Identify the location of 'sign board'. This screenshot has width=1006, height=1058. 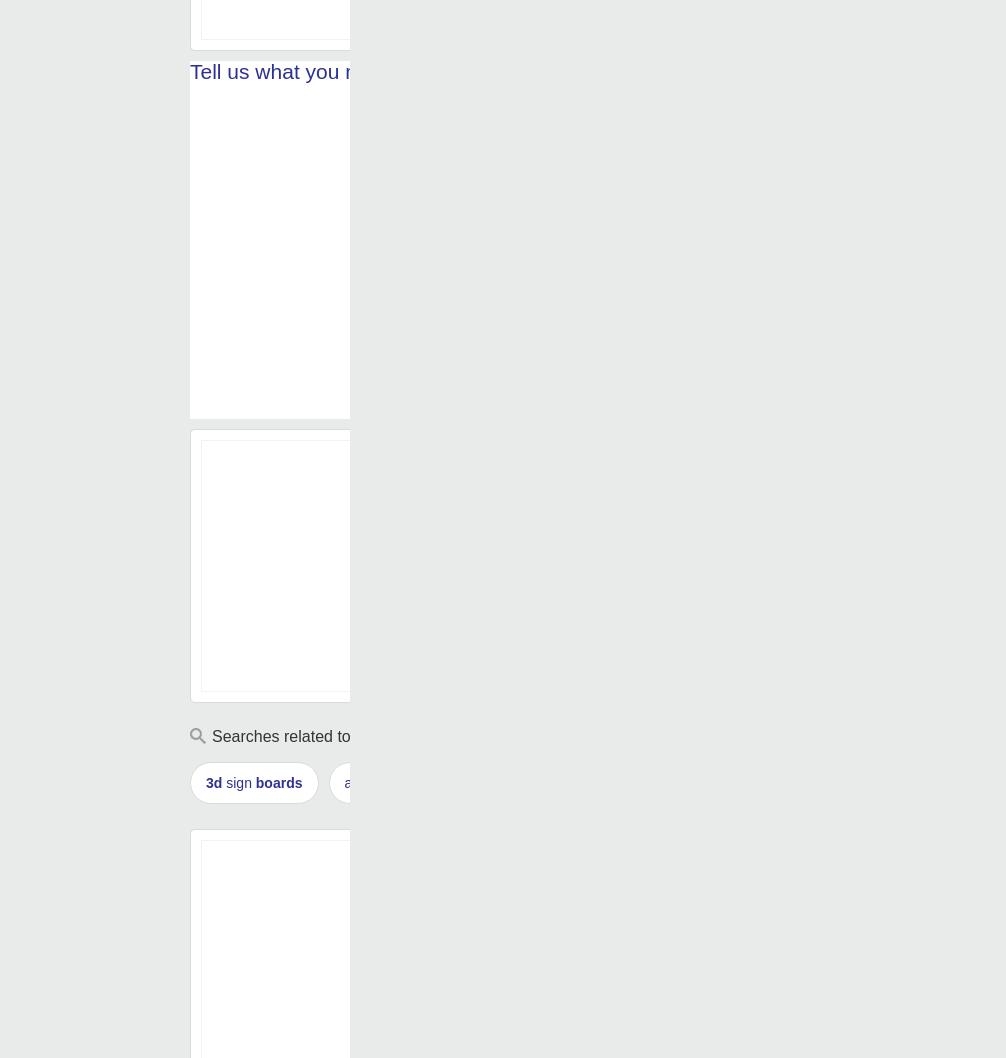
(826, 972).